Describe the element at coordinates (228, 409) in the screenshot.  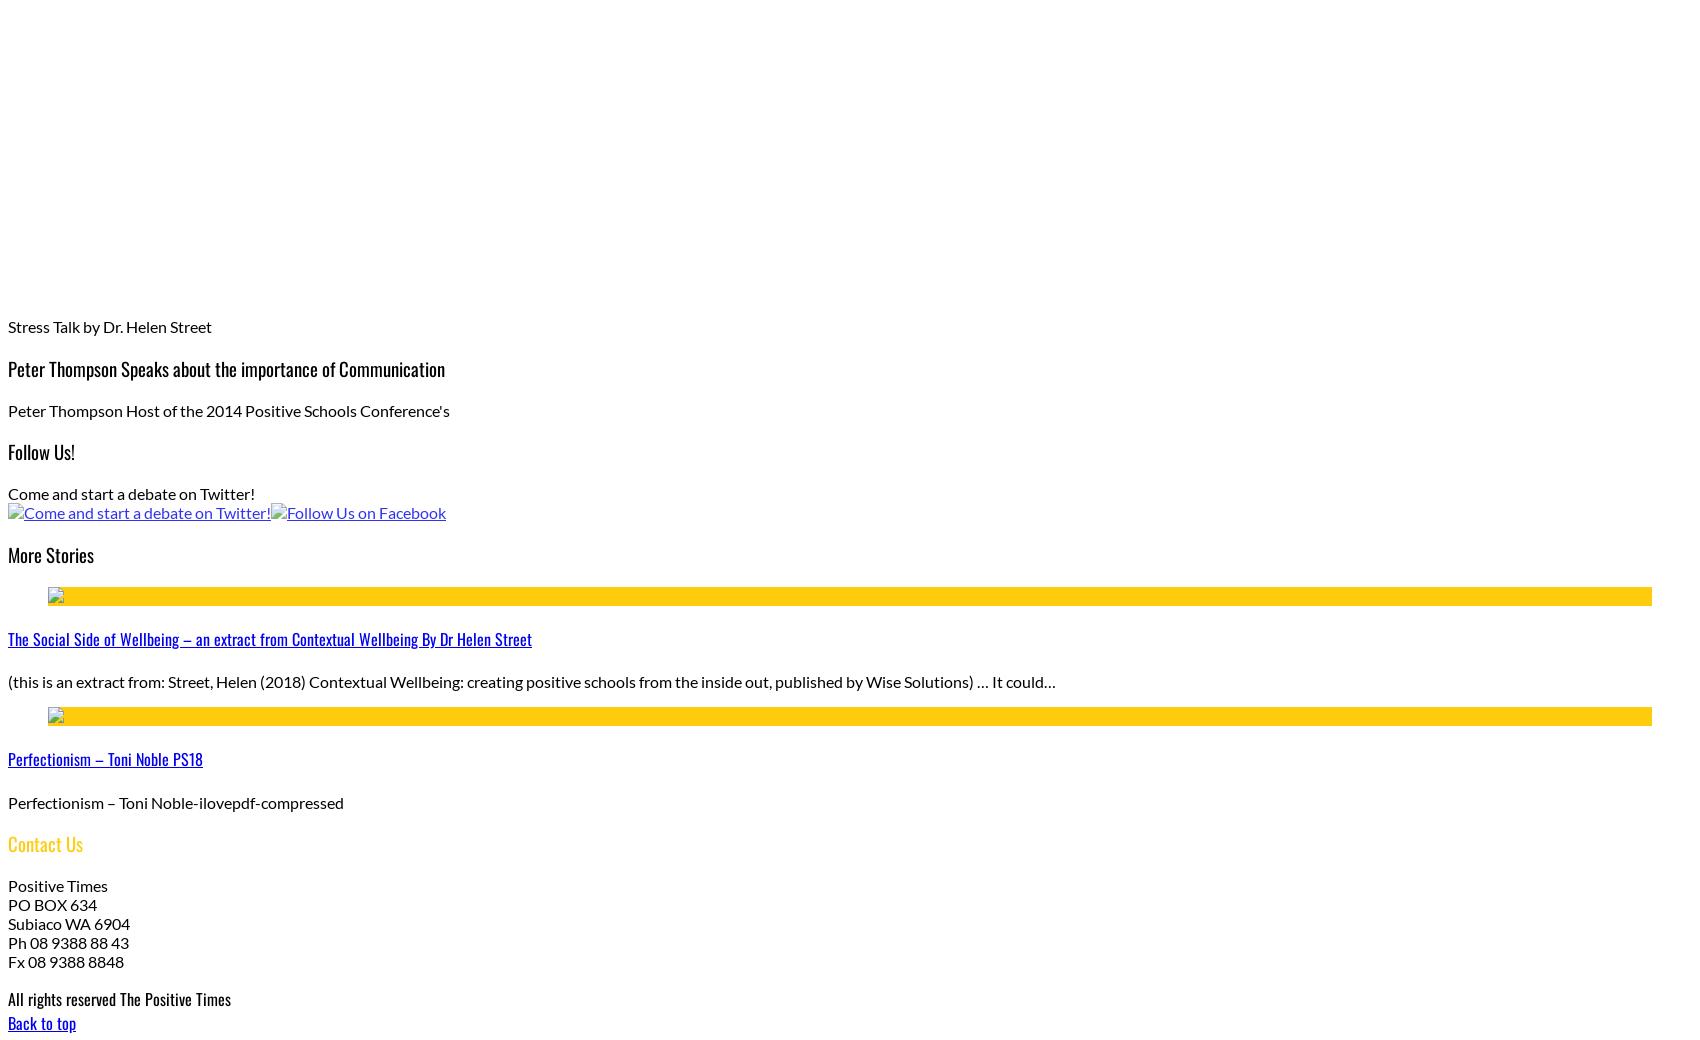
I see `'Peter Thompson Host of the 2014 Positive Schools Conference's'` at that location.